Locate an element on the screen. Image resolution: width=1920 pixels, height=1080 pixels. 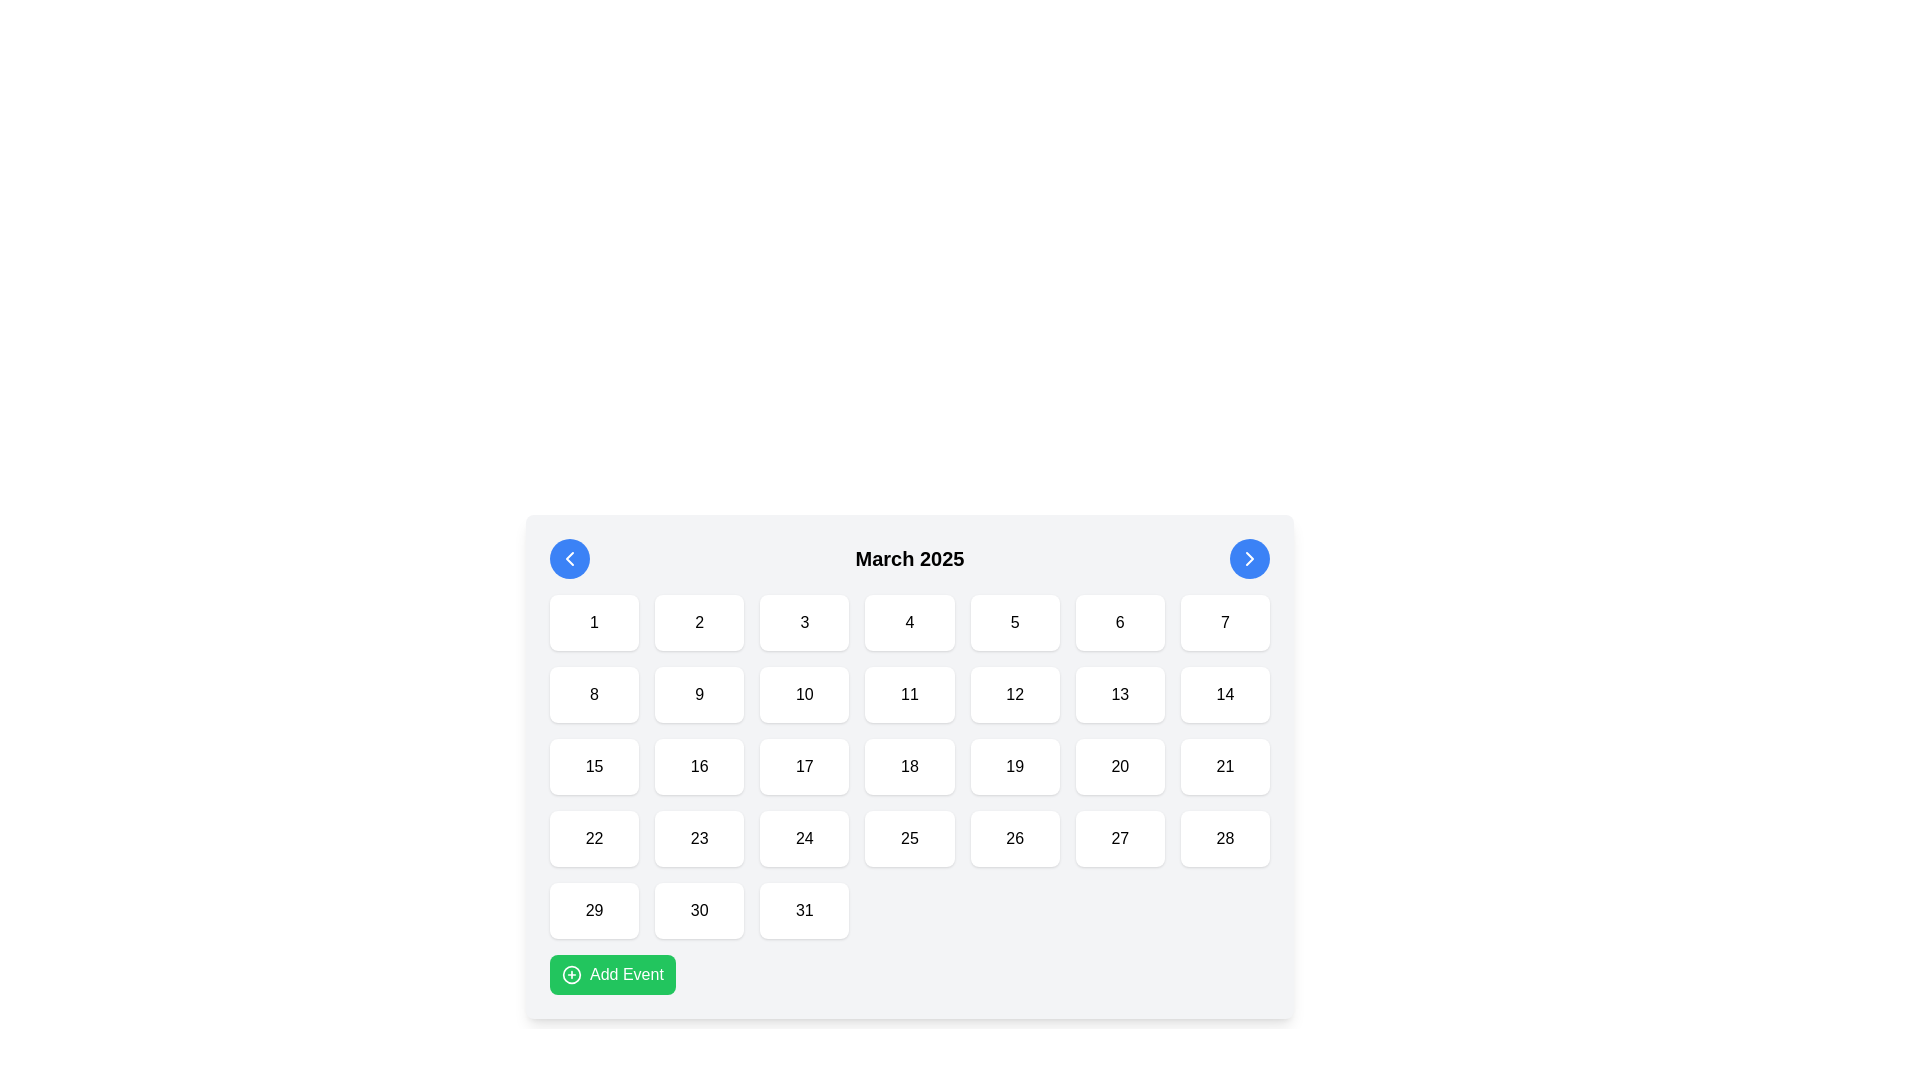
the button with the text '13', which is a rectangular button with a white background and shadowed edges, located in the second row and sixth column of the grid layout is located at coordinates (1120, 693).